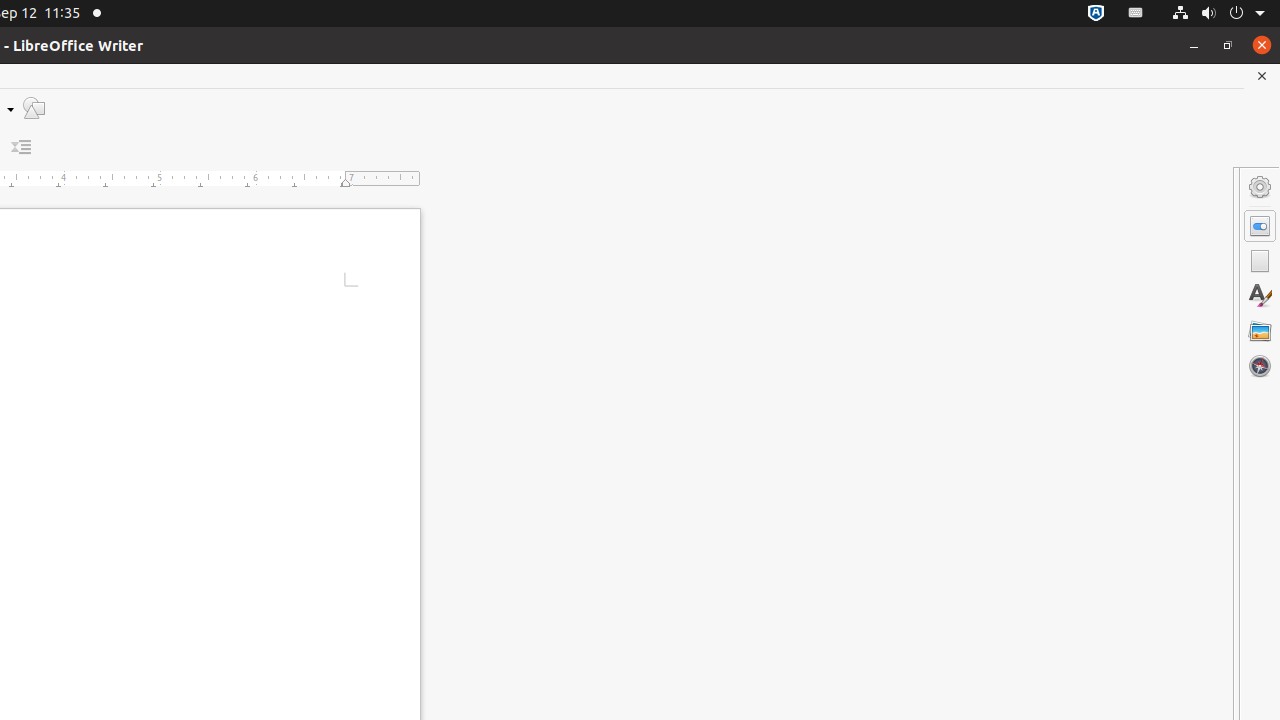 The height and width of the screenshot is (720, 1280). Describe the element at coordinates (1217, 13) in the screenshot. I see `'System'` at that location.